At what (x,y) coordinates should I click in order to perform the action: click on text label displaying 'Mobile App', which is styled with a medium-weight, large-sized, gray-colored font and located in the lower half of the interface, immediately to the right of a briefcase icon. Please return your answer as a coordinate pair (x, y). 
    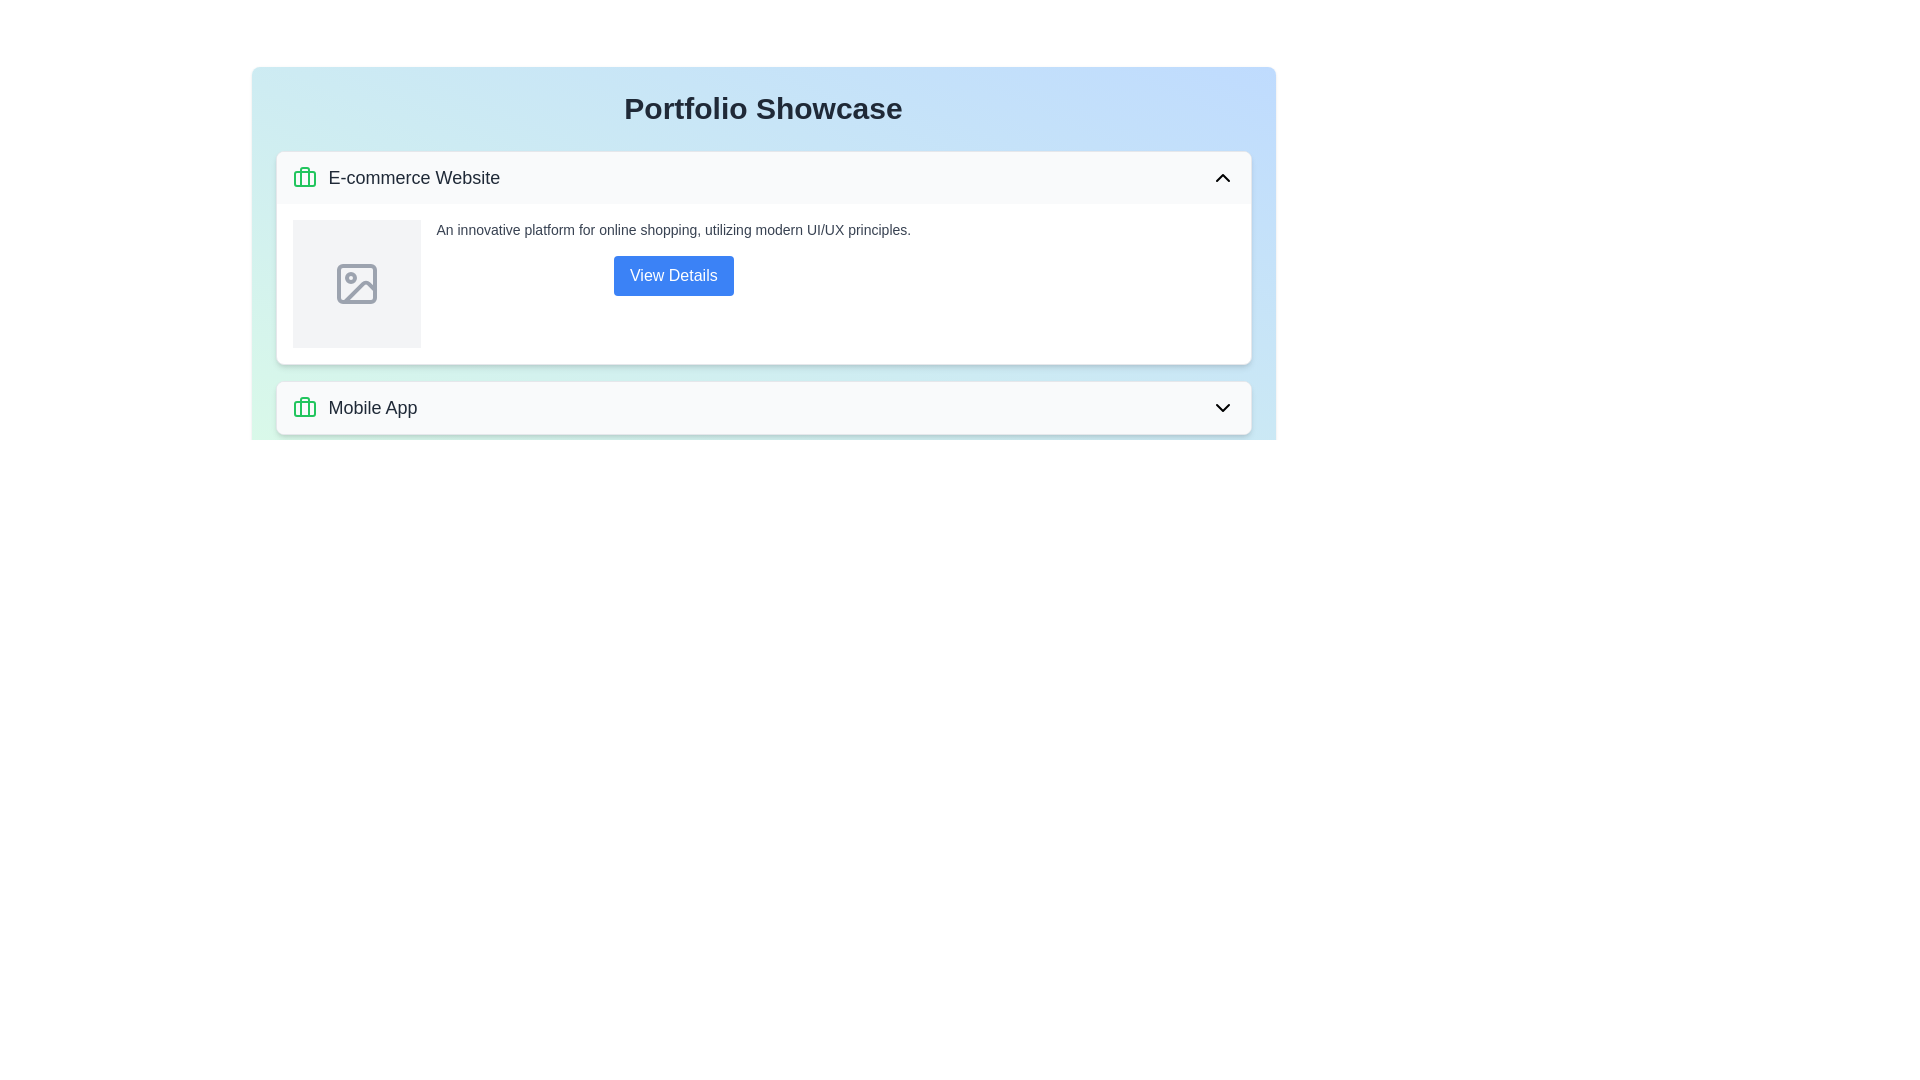
    Looking at the image, I should click on (373, 407).